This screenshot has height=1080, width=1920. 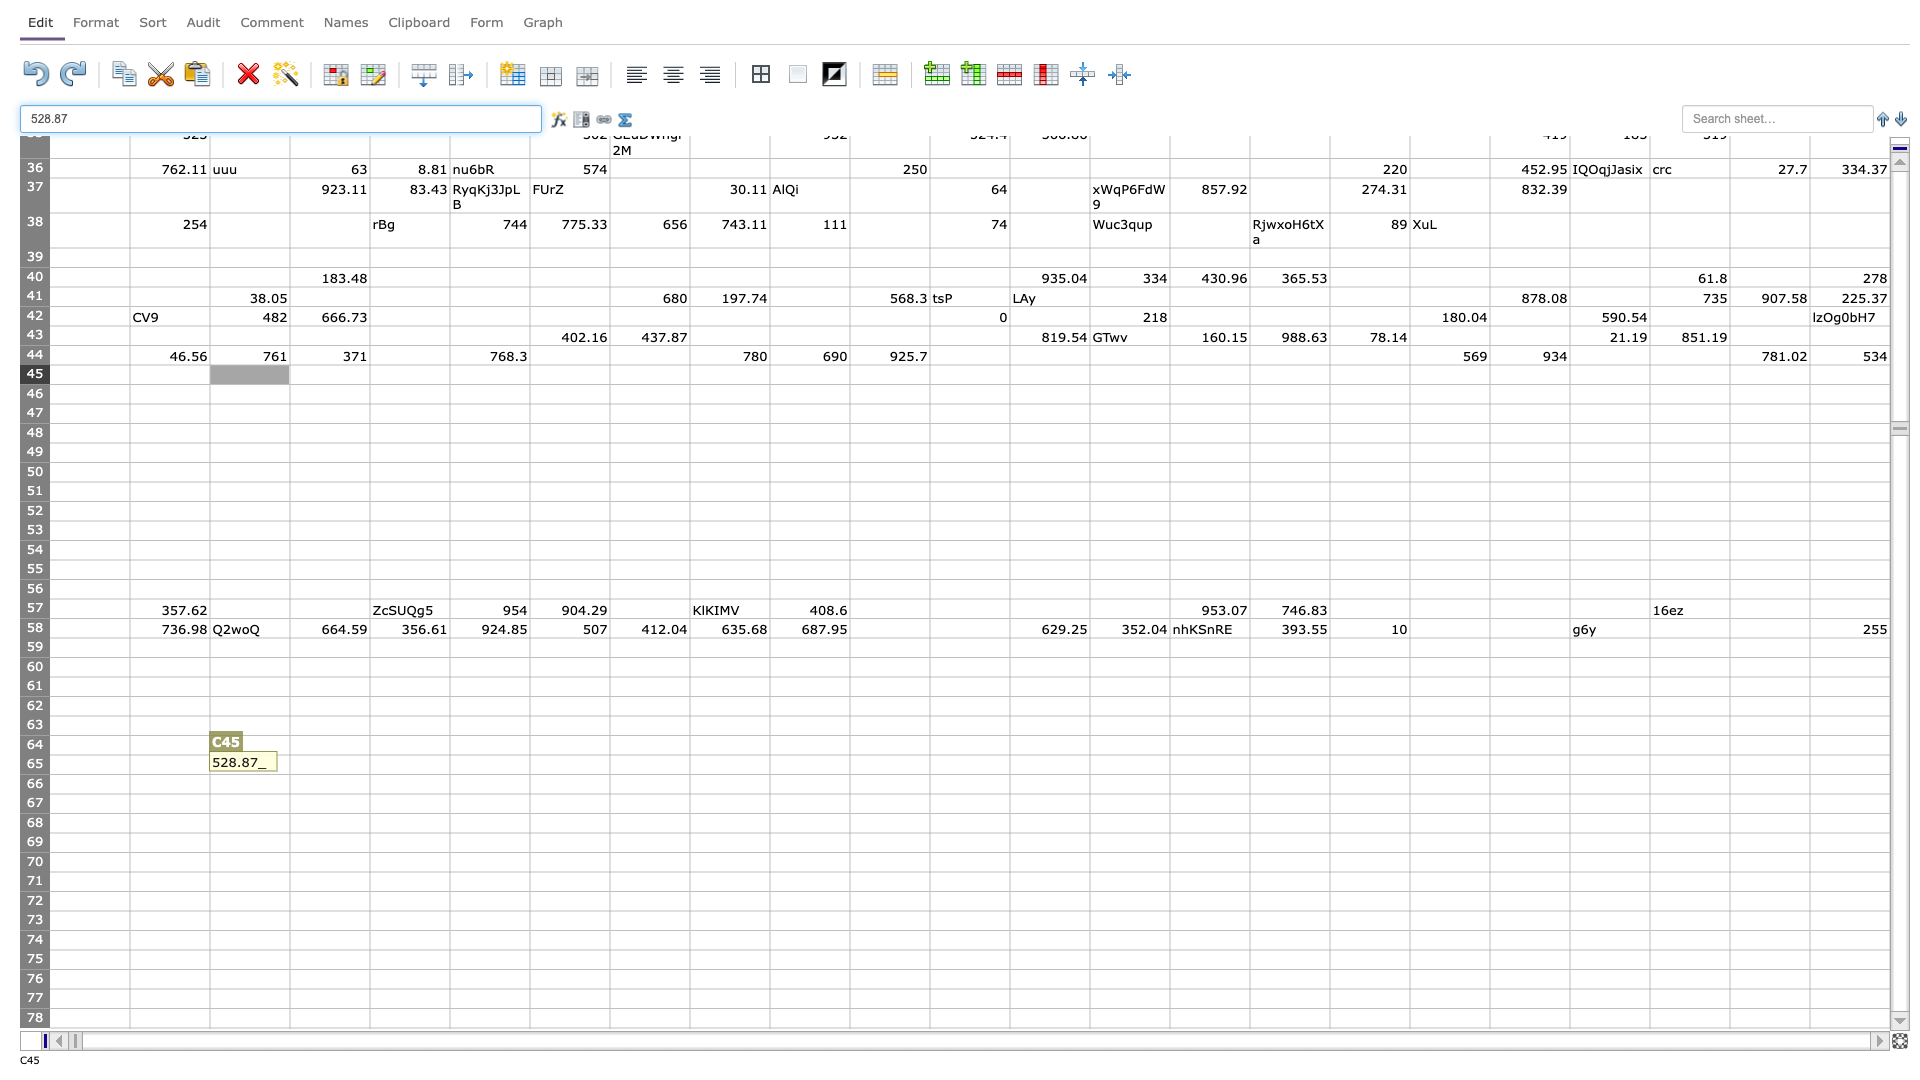 I want to click on Lower right corner of cell K65, so click(x=929, y=773).